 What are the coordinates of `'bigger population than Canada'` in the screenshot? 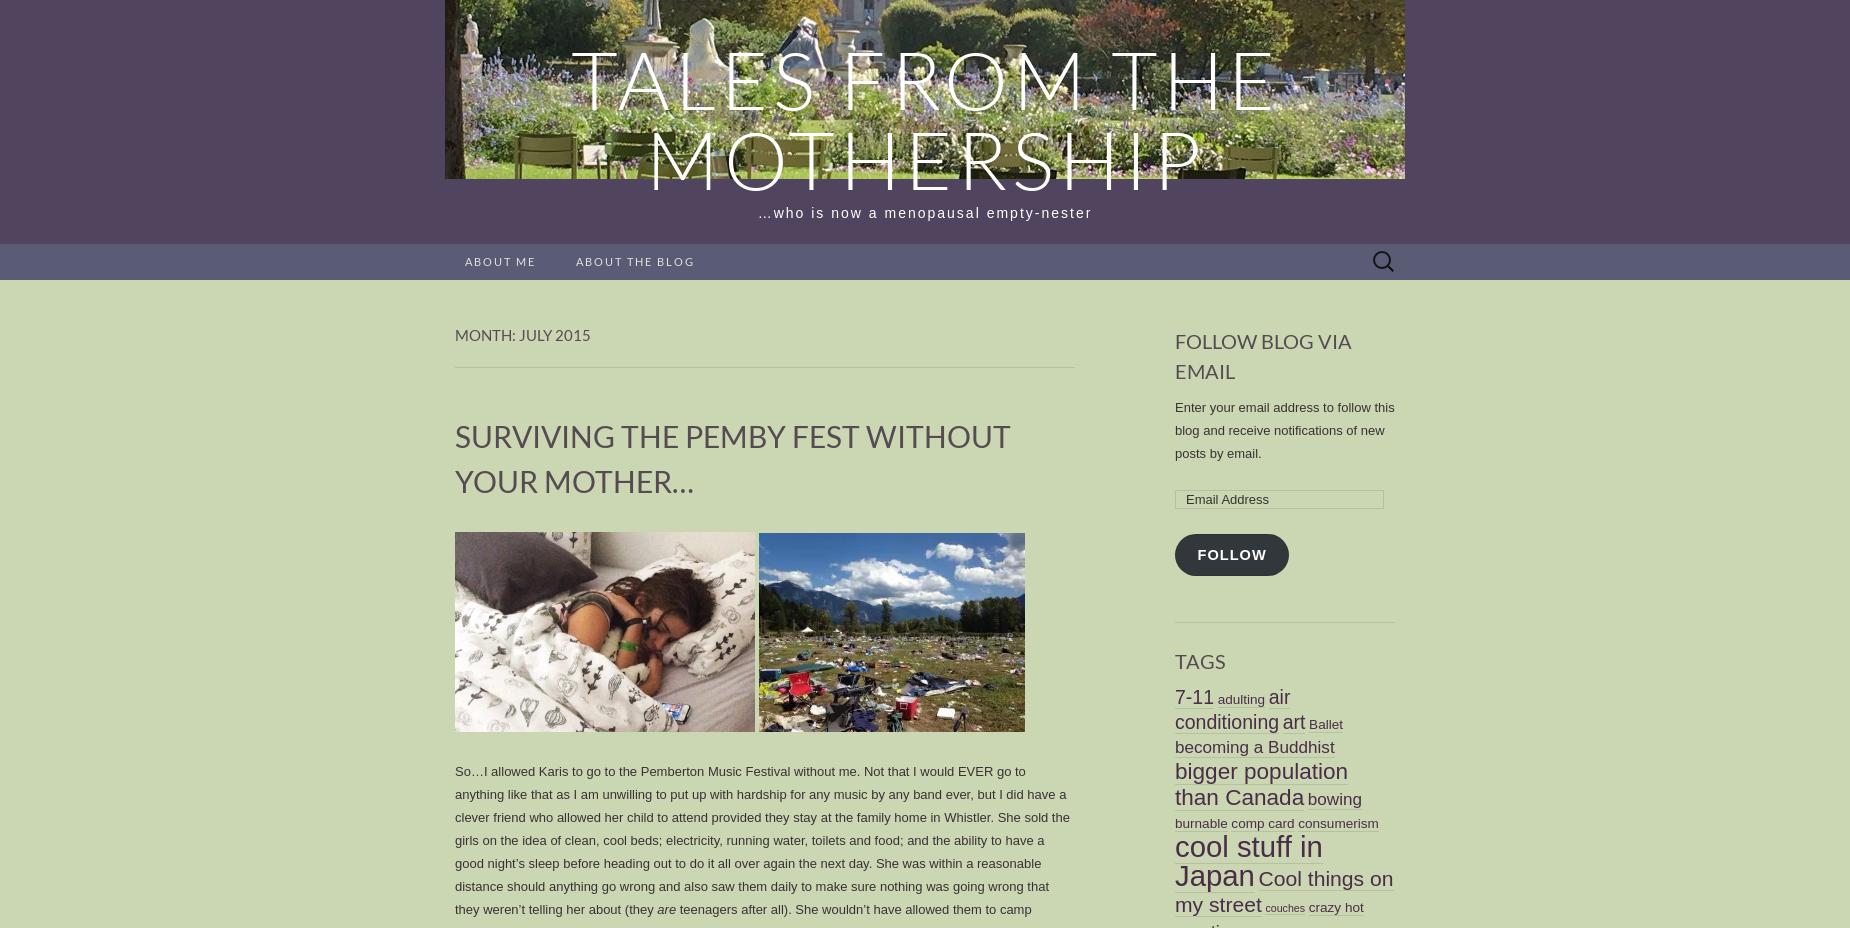 It's located at (1173, 782).